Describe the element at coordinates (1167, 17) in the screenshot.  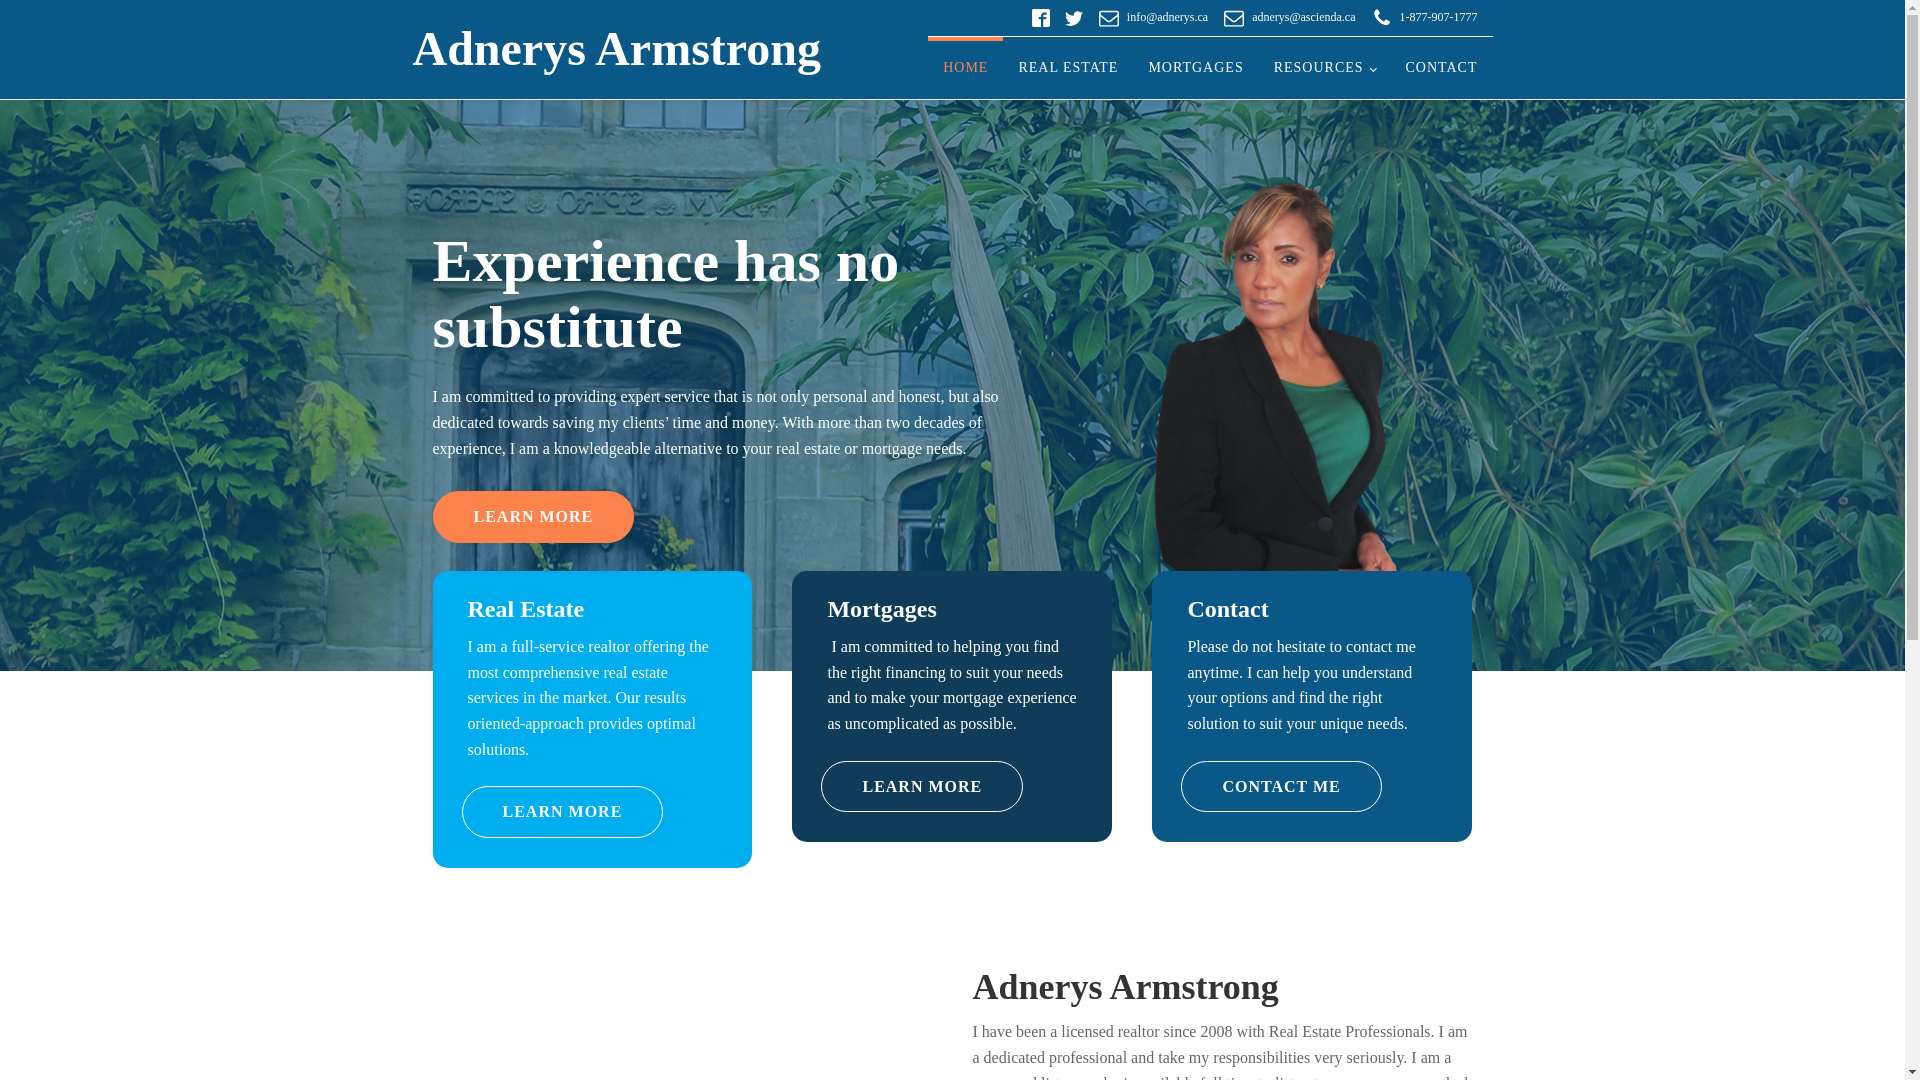
I see `'info@adnerys.ca'` at that location.